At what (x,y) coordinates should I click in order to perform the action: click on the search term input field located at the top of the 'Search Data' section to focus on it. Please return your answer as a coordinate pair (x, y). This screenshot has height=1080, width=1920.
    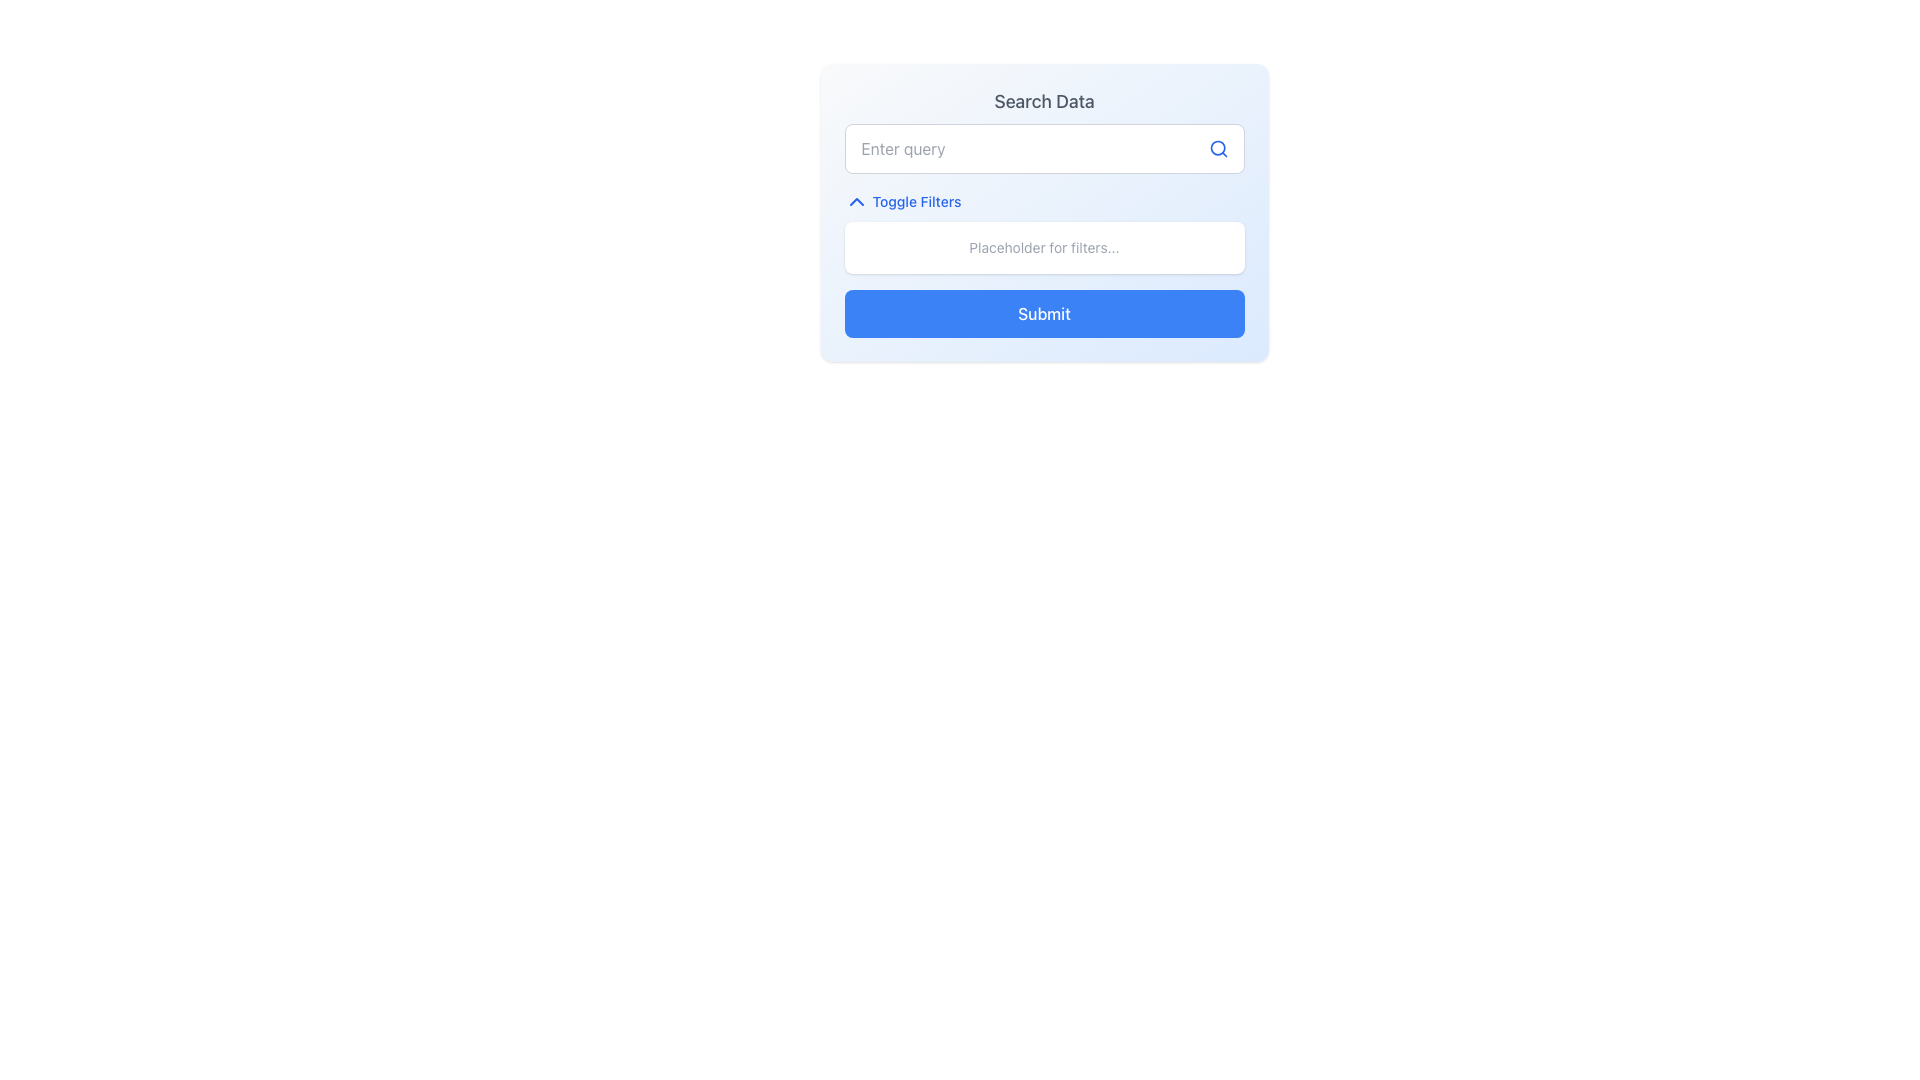
    Looking at the image, I should click on (1043, 148).